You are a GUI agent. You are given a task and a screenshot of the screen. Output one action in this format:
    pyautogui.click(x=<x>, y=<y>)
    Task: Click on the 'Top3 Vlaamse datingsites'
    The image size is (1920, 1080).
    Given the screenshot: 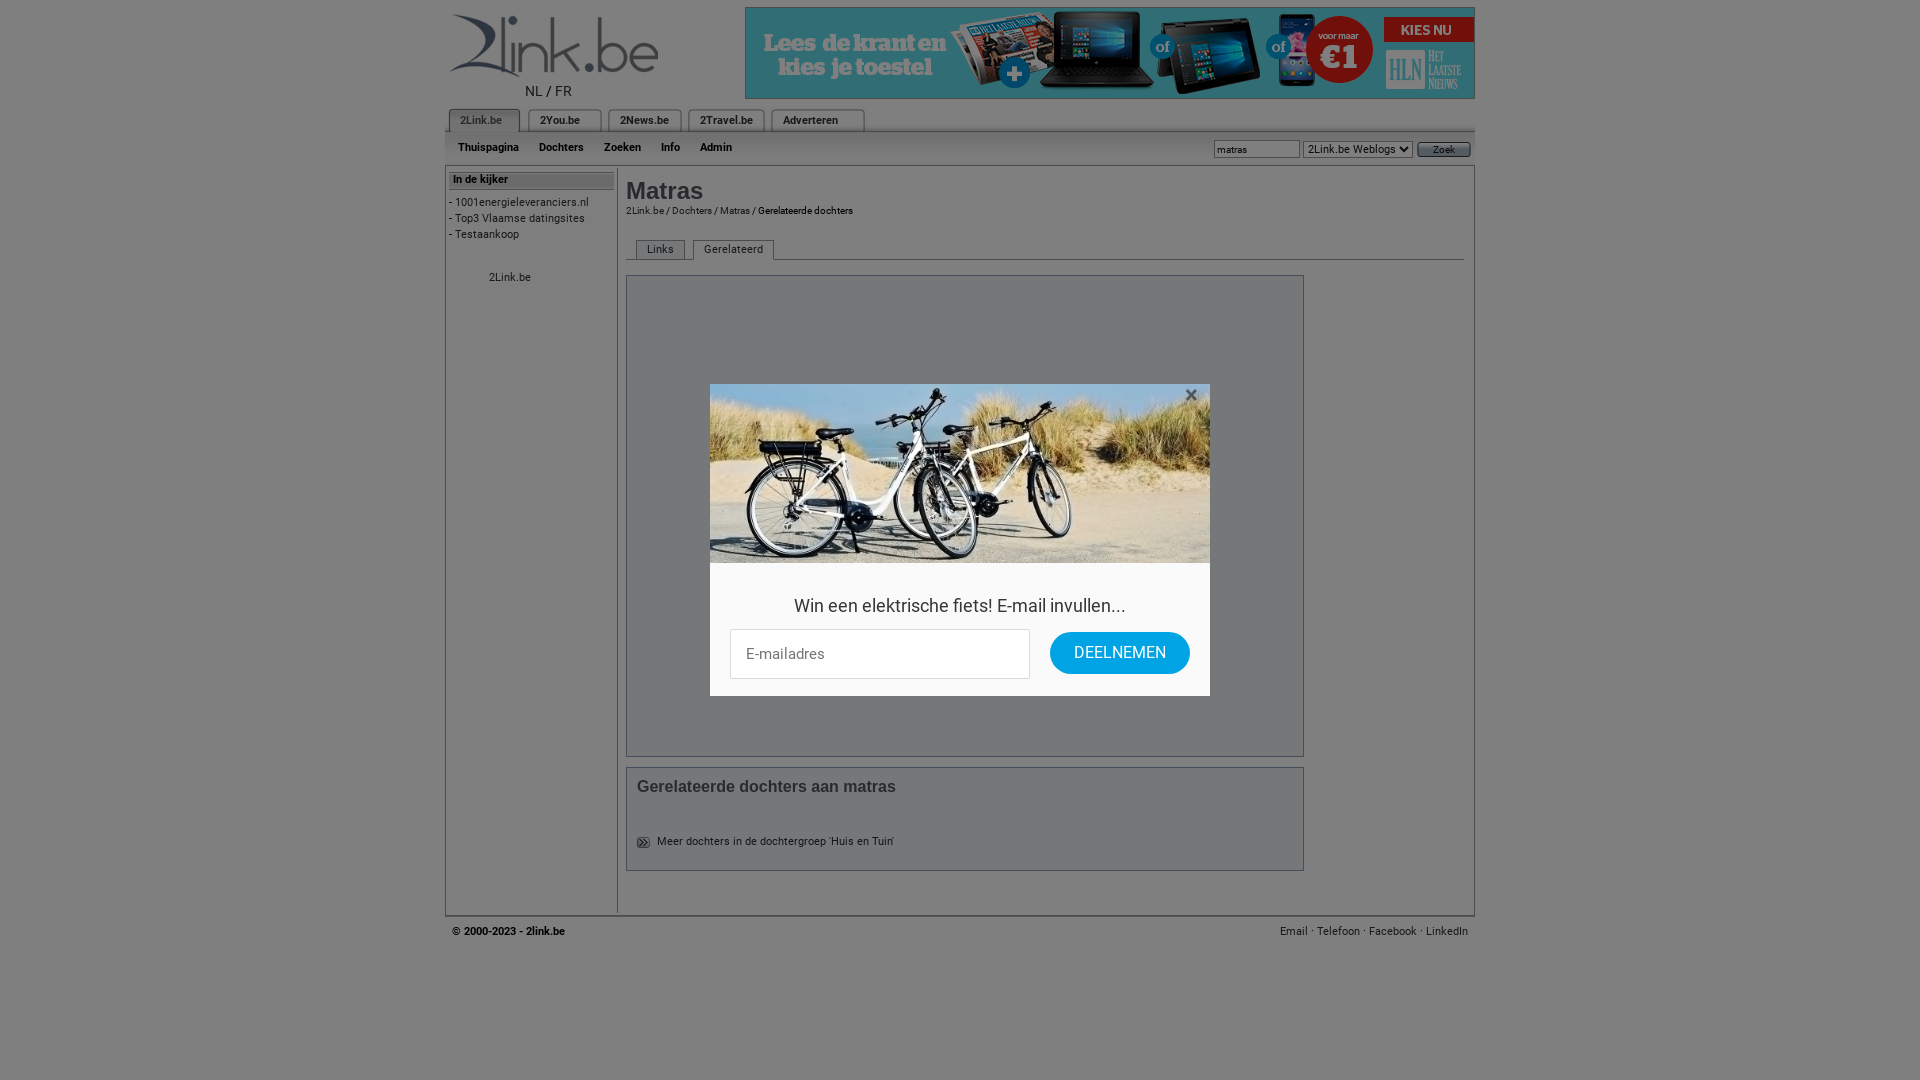 What is the action you would take?
    pyautogui.click(x=519, y=218)
    